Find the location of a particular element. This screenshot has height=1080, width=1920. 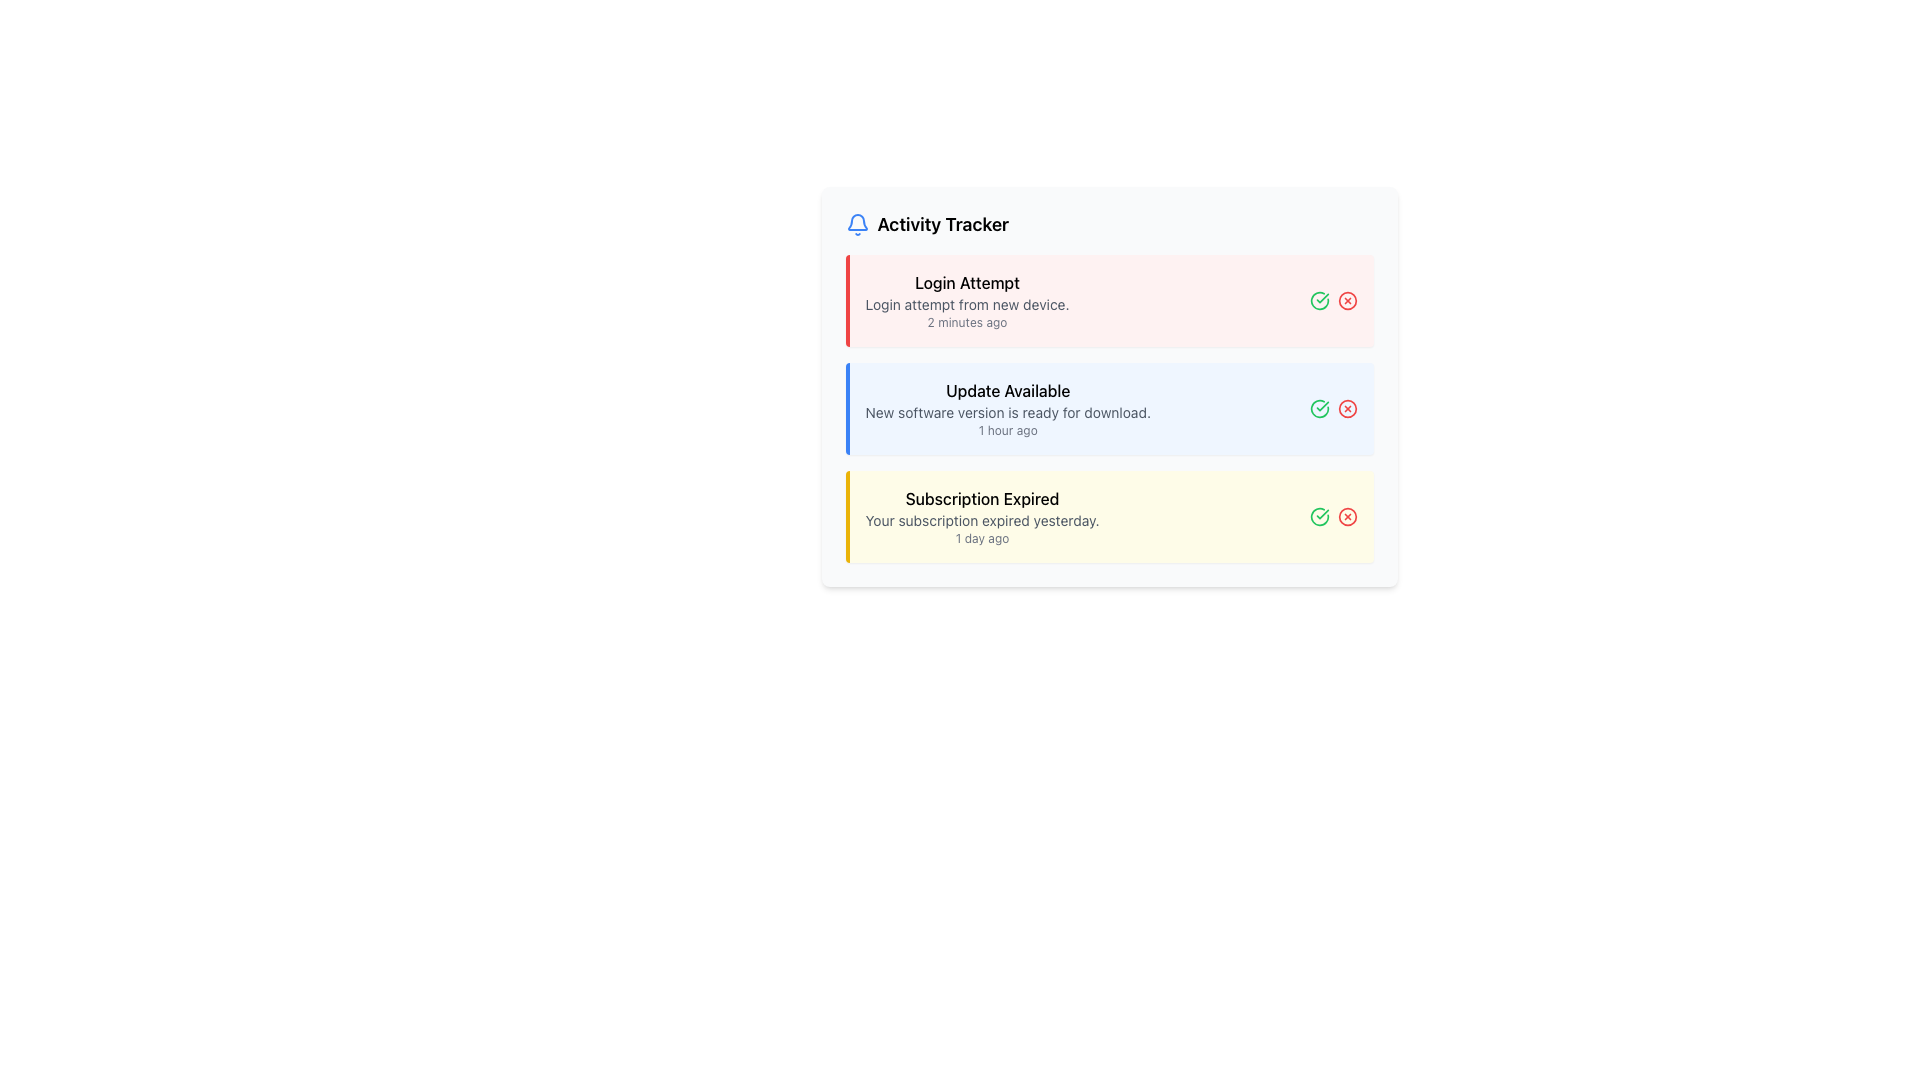

the Heading with an icon located at the top-left corner of the card component, which serves as a label for the card section is located at coordinates (926, 224).